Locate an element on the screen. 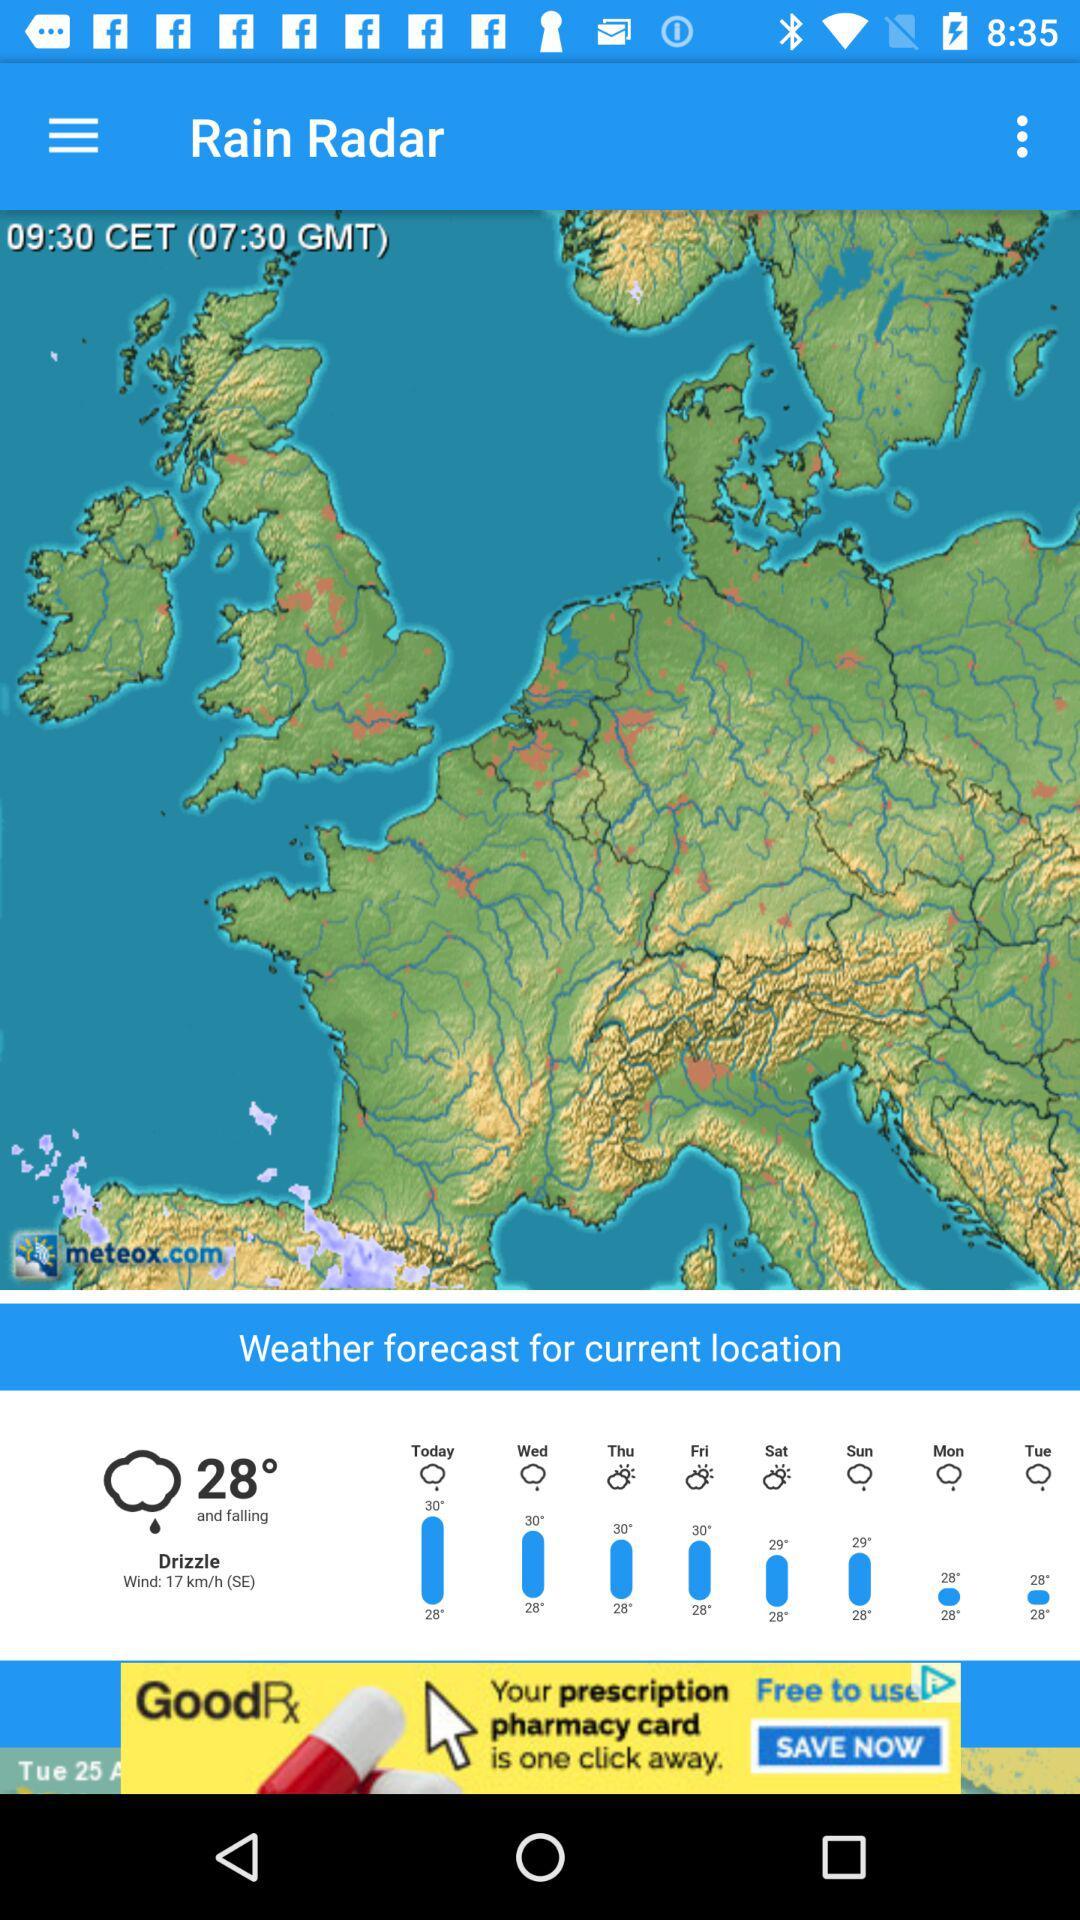 The width and height of the screenshot is (1080, 1920). world map is located at coordinates (540, 748).